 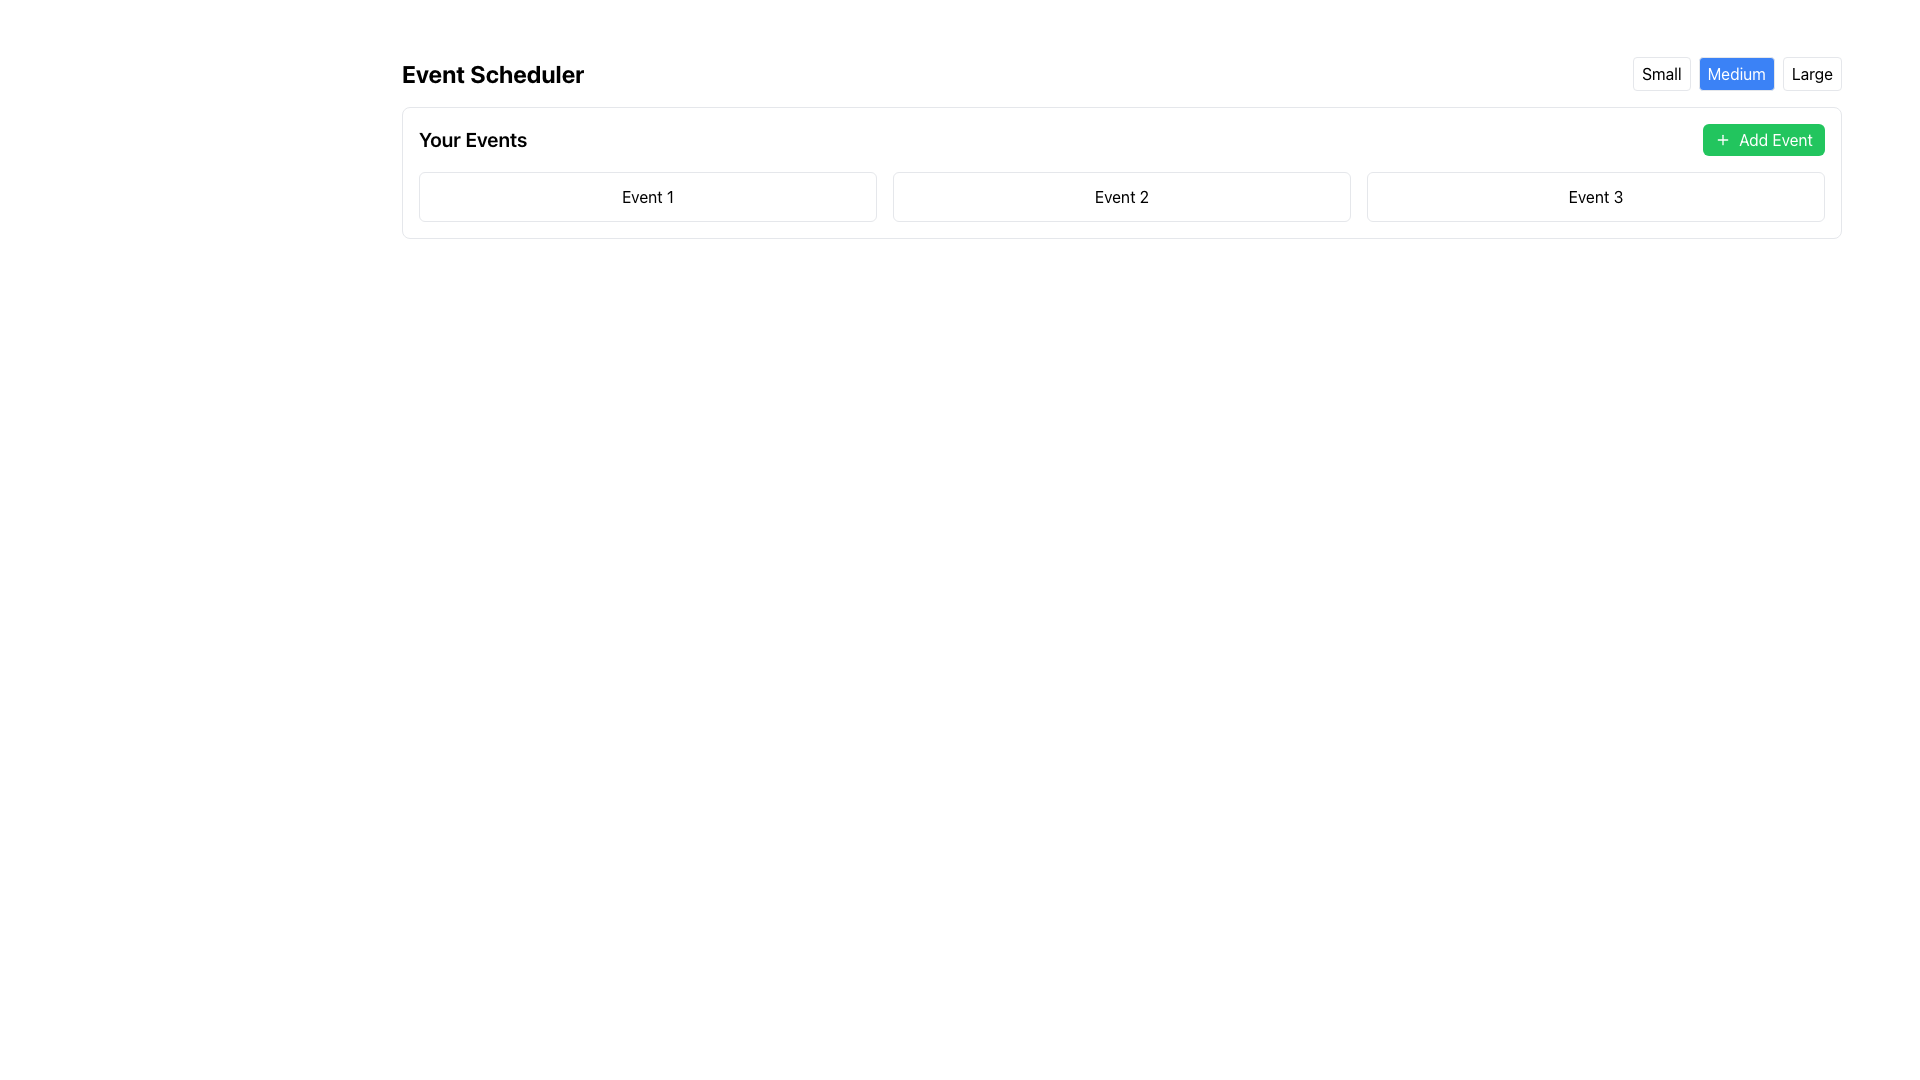 What do you see at coordinates (1722, 138) in the screenshot?
I see `the minimalist plus sign icon located to the left of the text content in the 'Add Event' button` at bounding box center [1722, 138].